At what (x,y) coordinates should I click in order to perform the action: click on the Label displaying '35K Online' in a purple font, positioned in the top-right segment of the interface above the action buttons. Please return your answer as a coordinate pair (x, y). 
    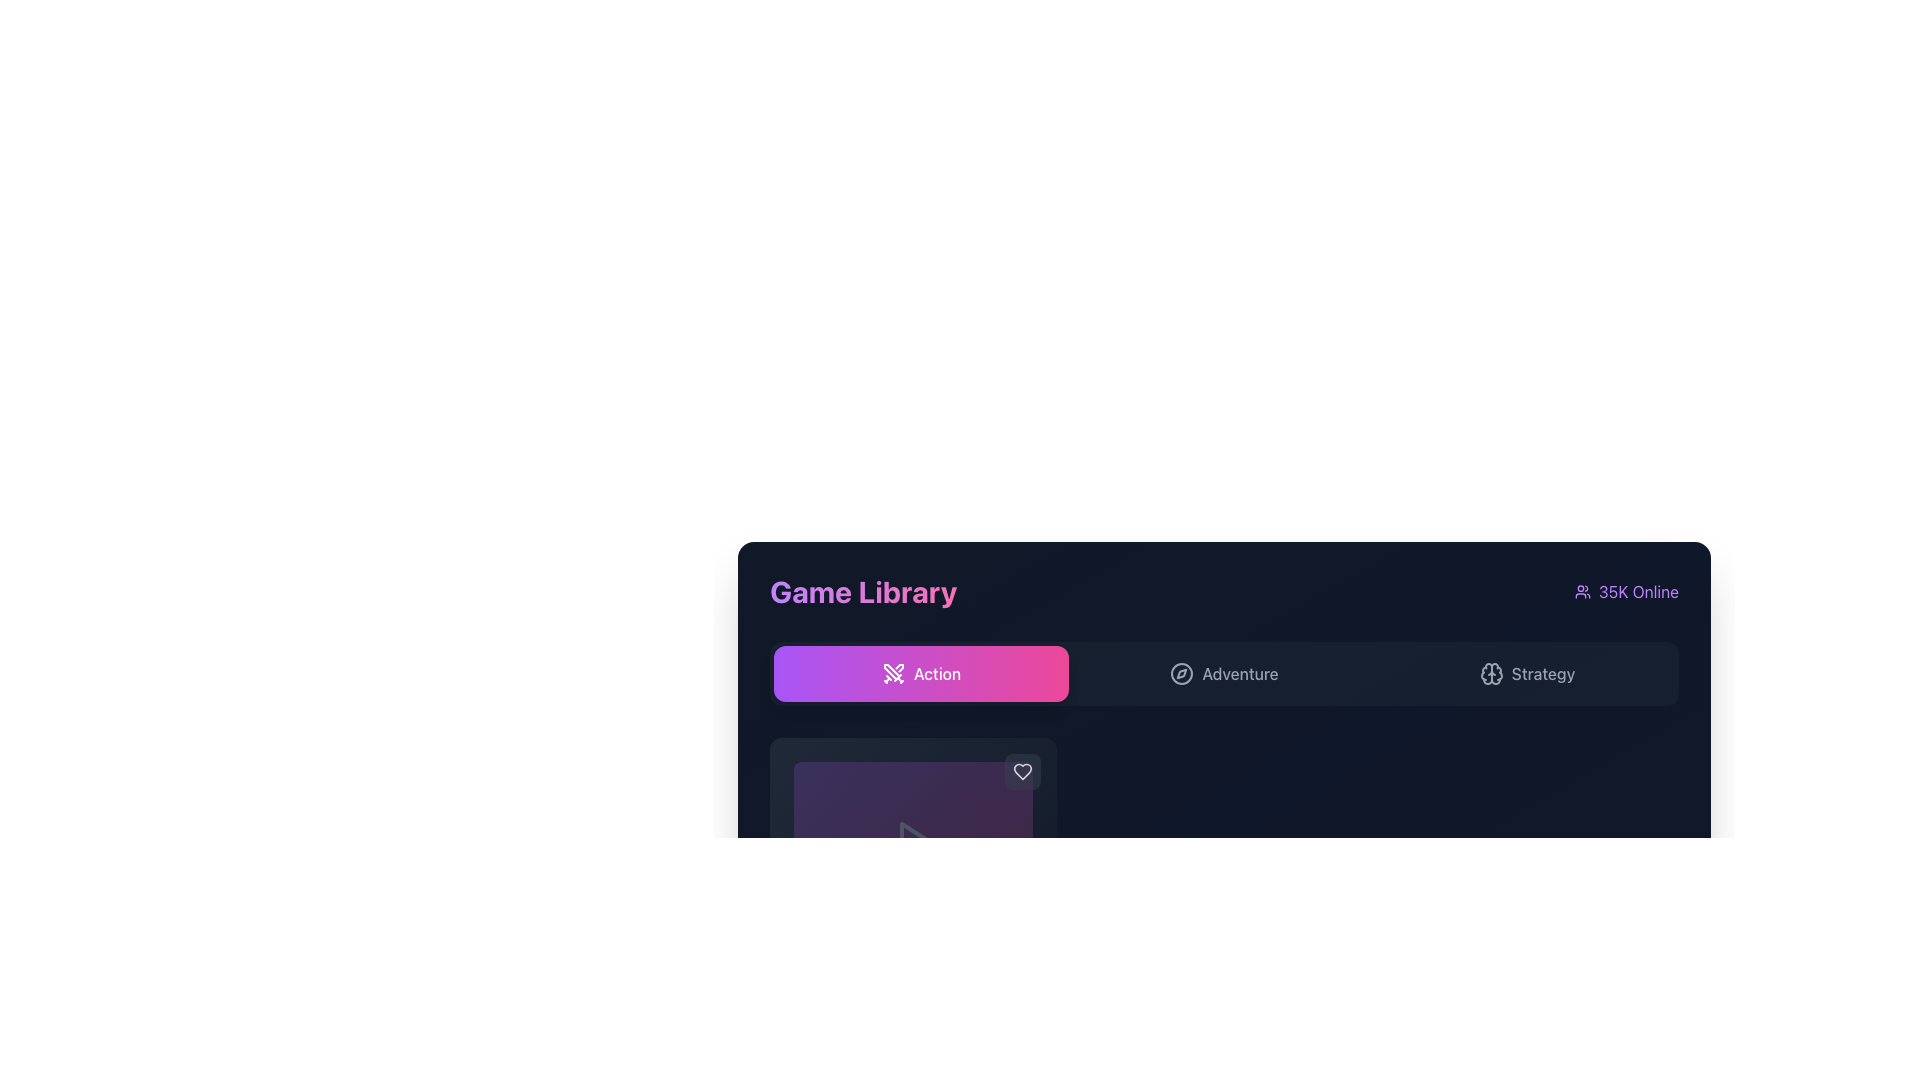
    Looking at the image, I should click on (1627, 590).